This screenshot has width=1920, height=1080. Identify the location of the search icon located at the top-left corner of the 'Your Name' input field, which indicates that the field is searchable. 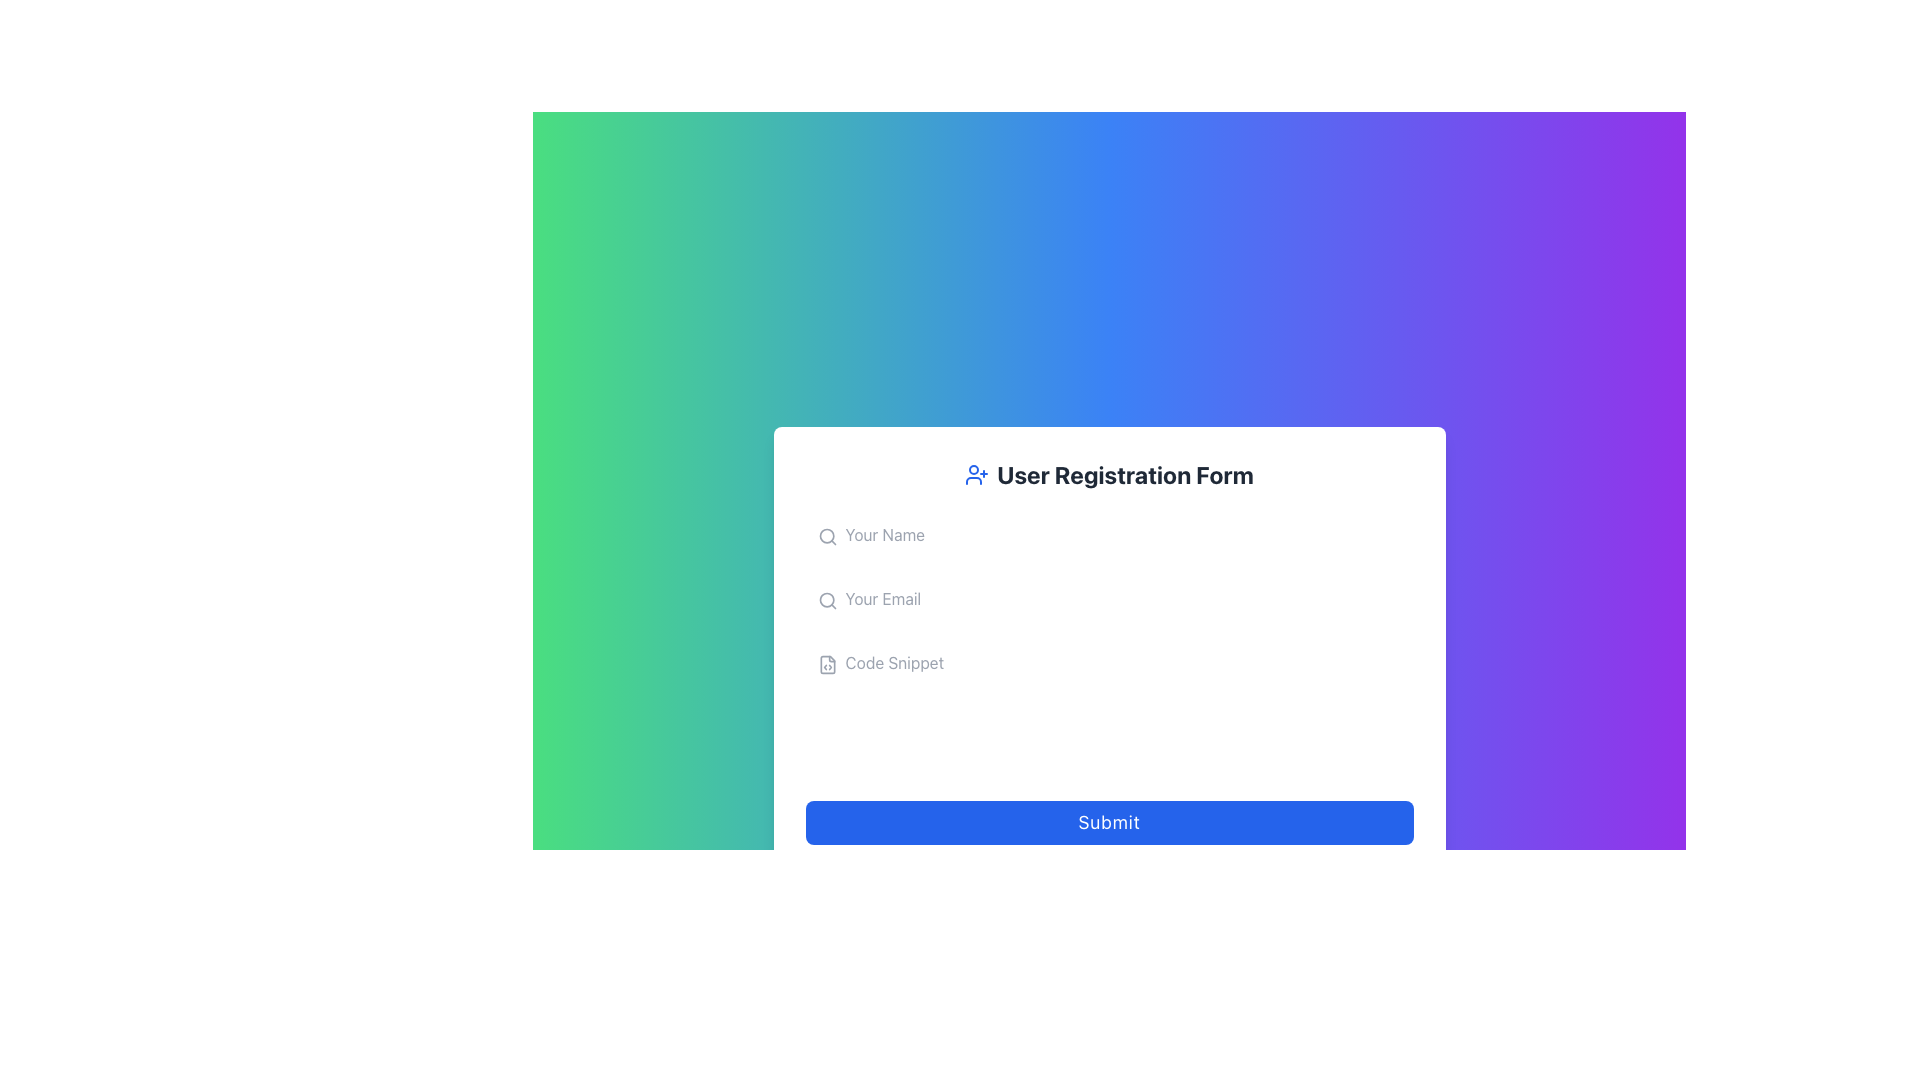
(827, 535).